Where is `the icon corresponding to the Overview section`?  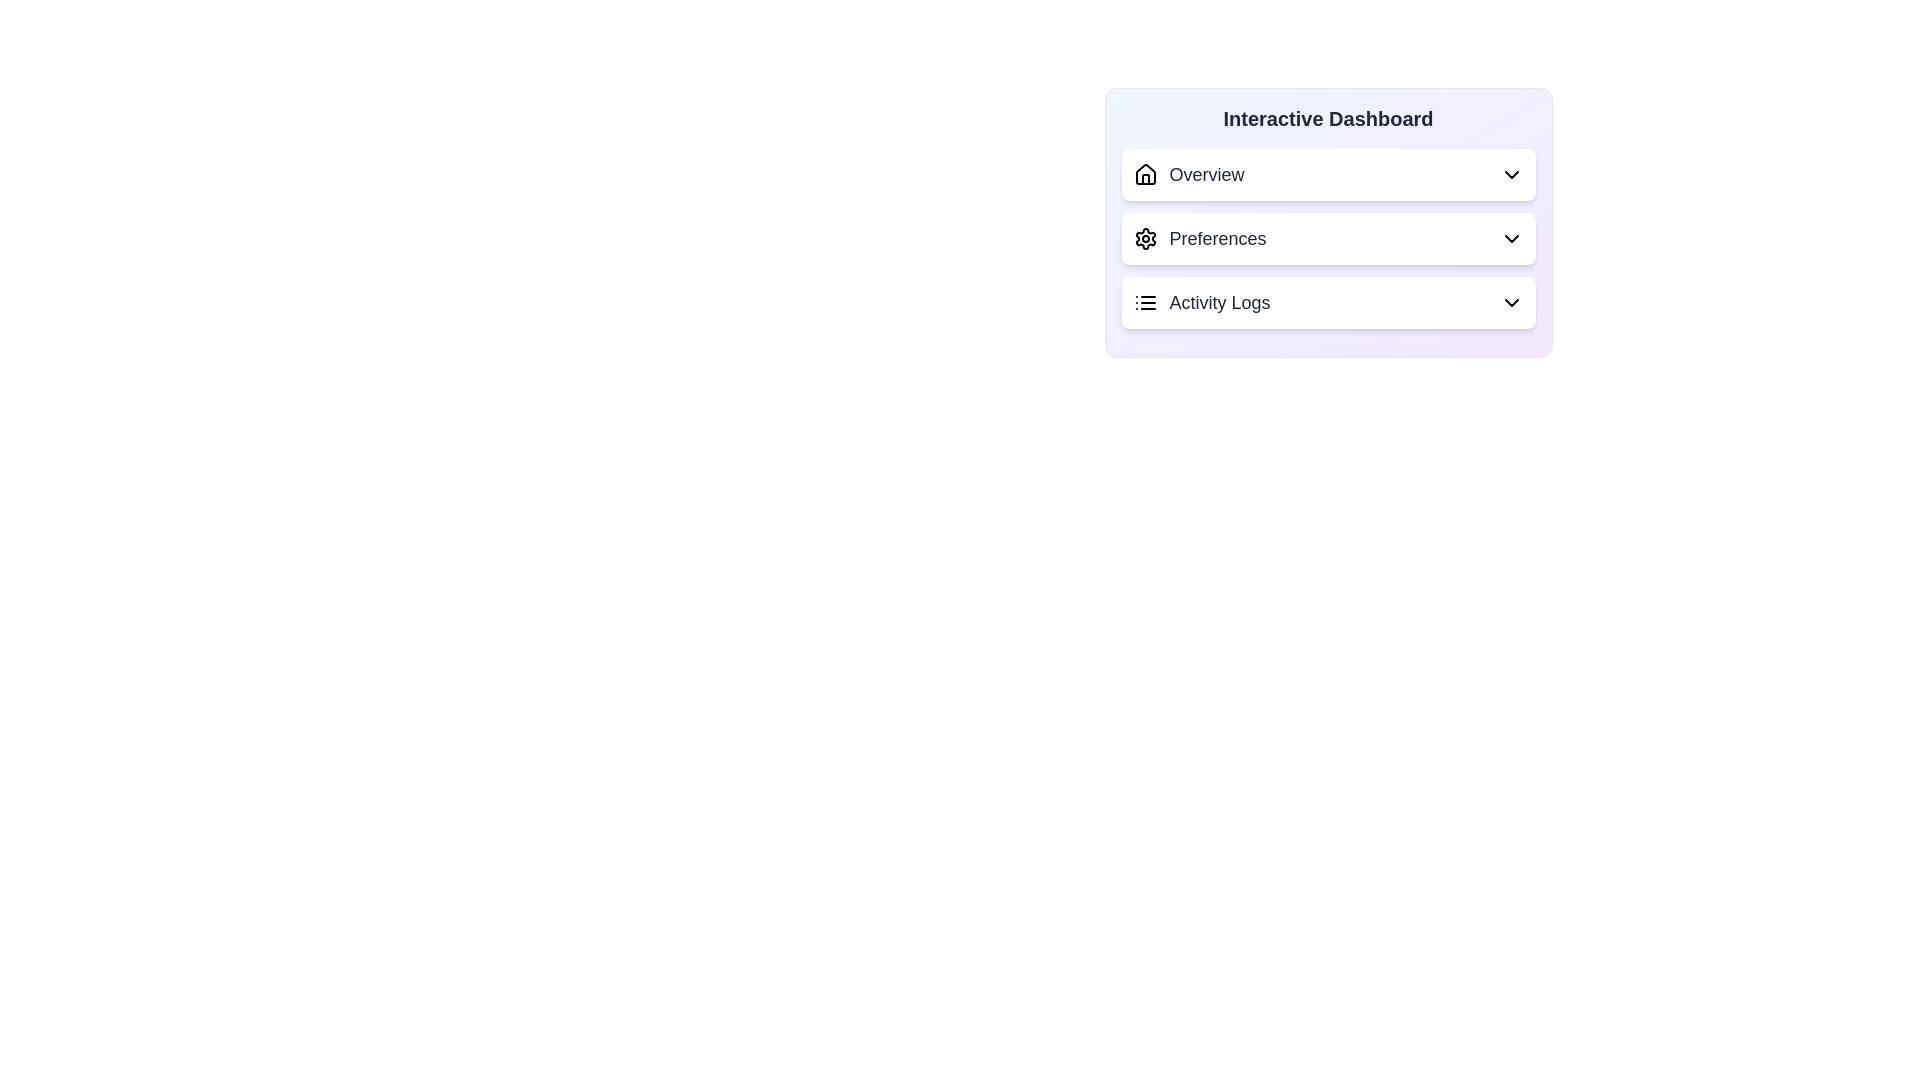
the icon corresponding to the Overview section is located at coordinates (1145, 173).